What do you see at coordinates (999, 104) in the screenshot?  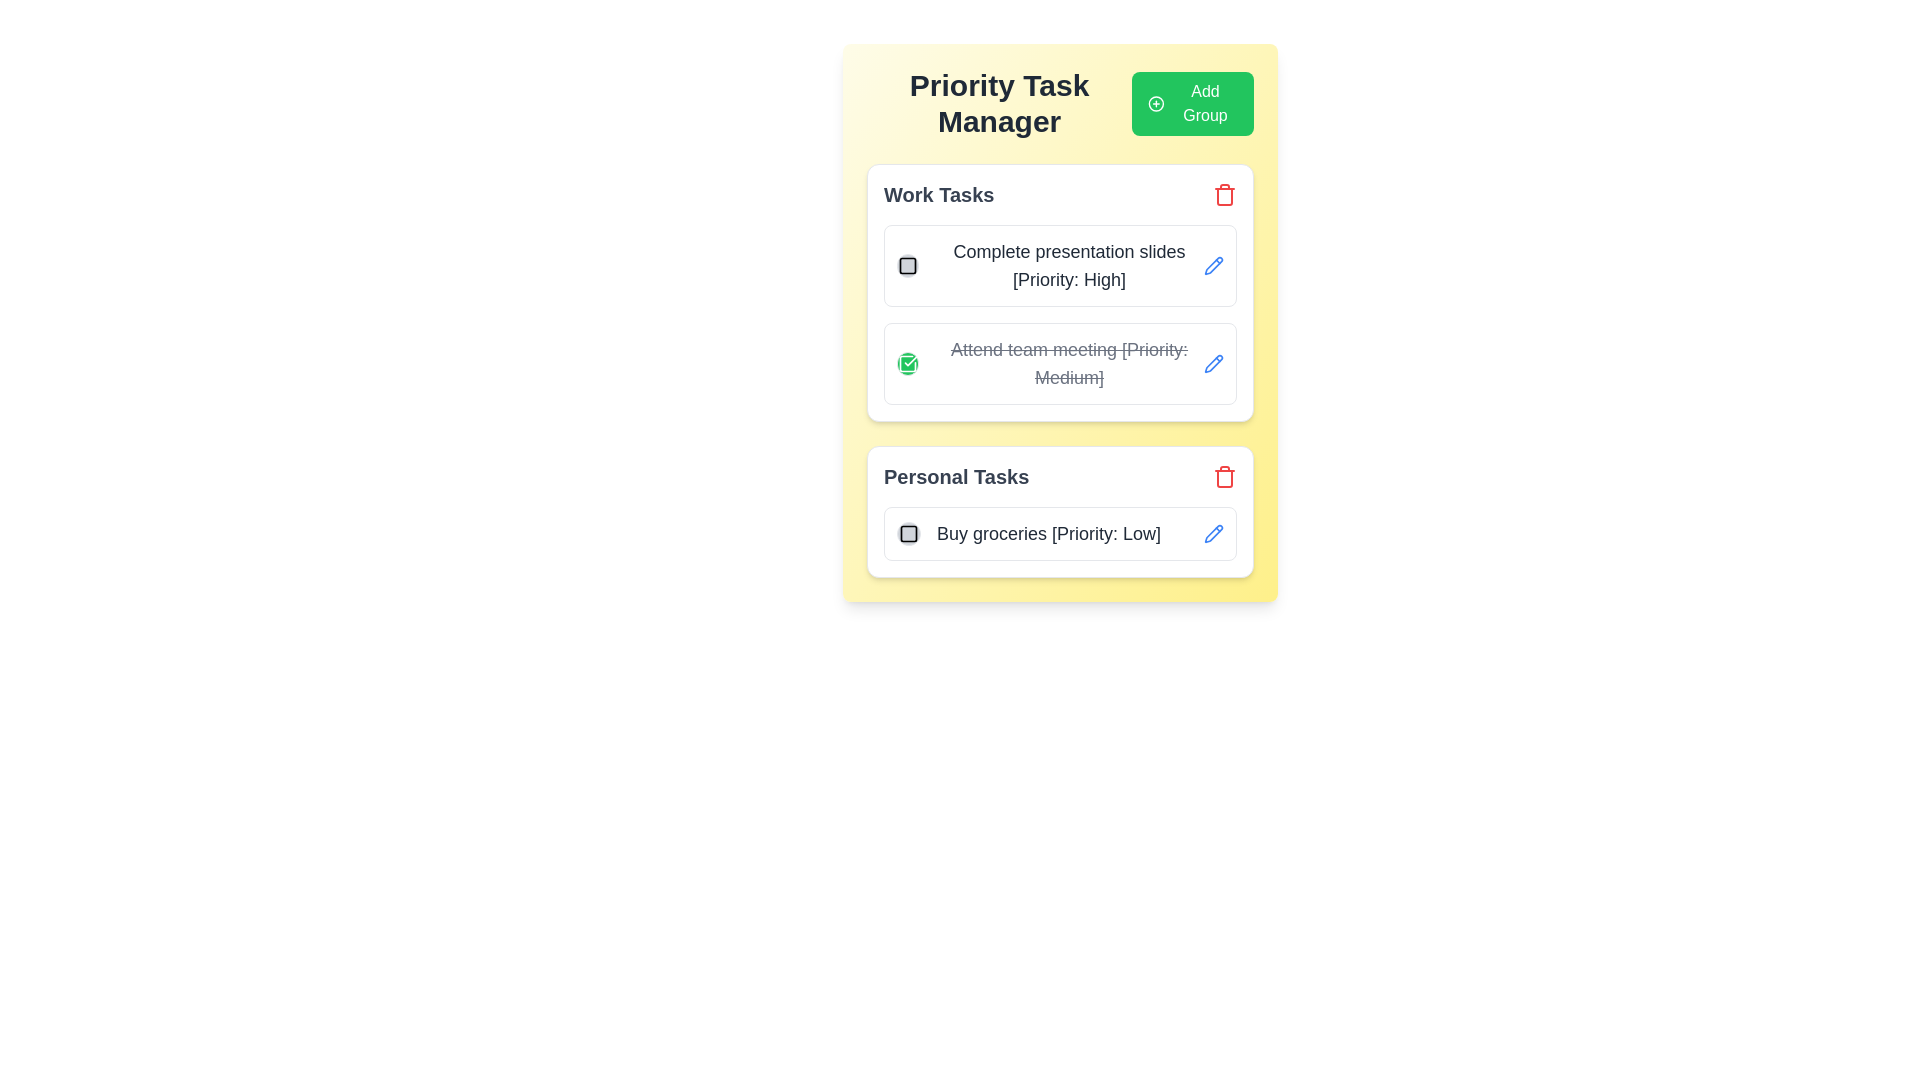 I see `the bold text label 'Priority Task Manager', which is prominently displayed at the top-left of the application's interface, serving as the title or header` at bounding box center [999, 104].